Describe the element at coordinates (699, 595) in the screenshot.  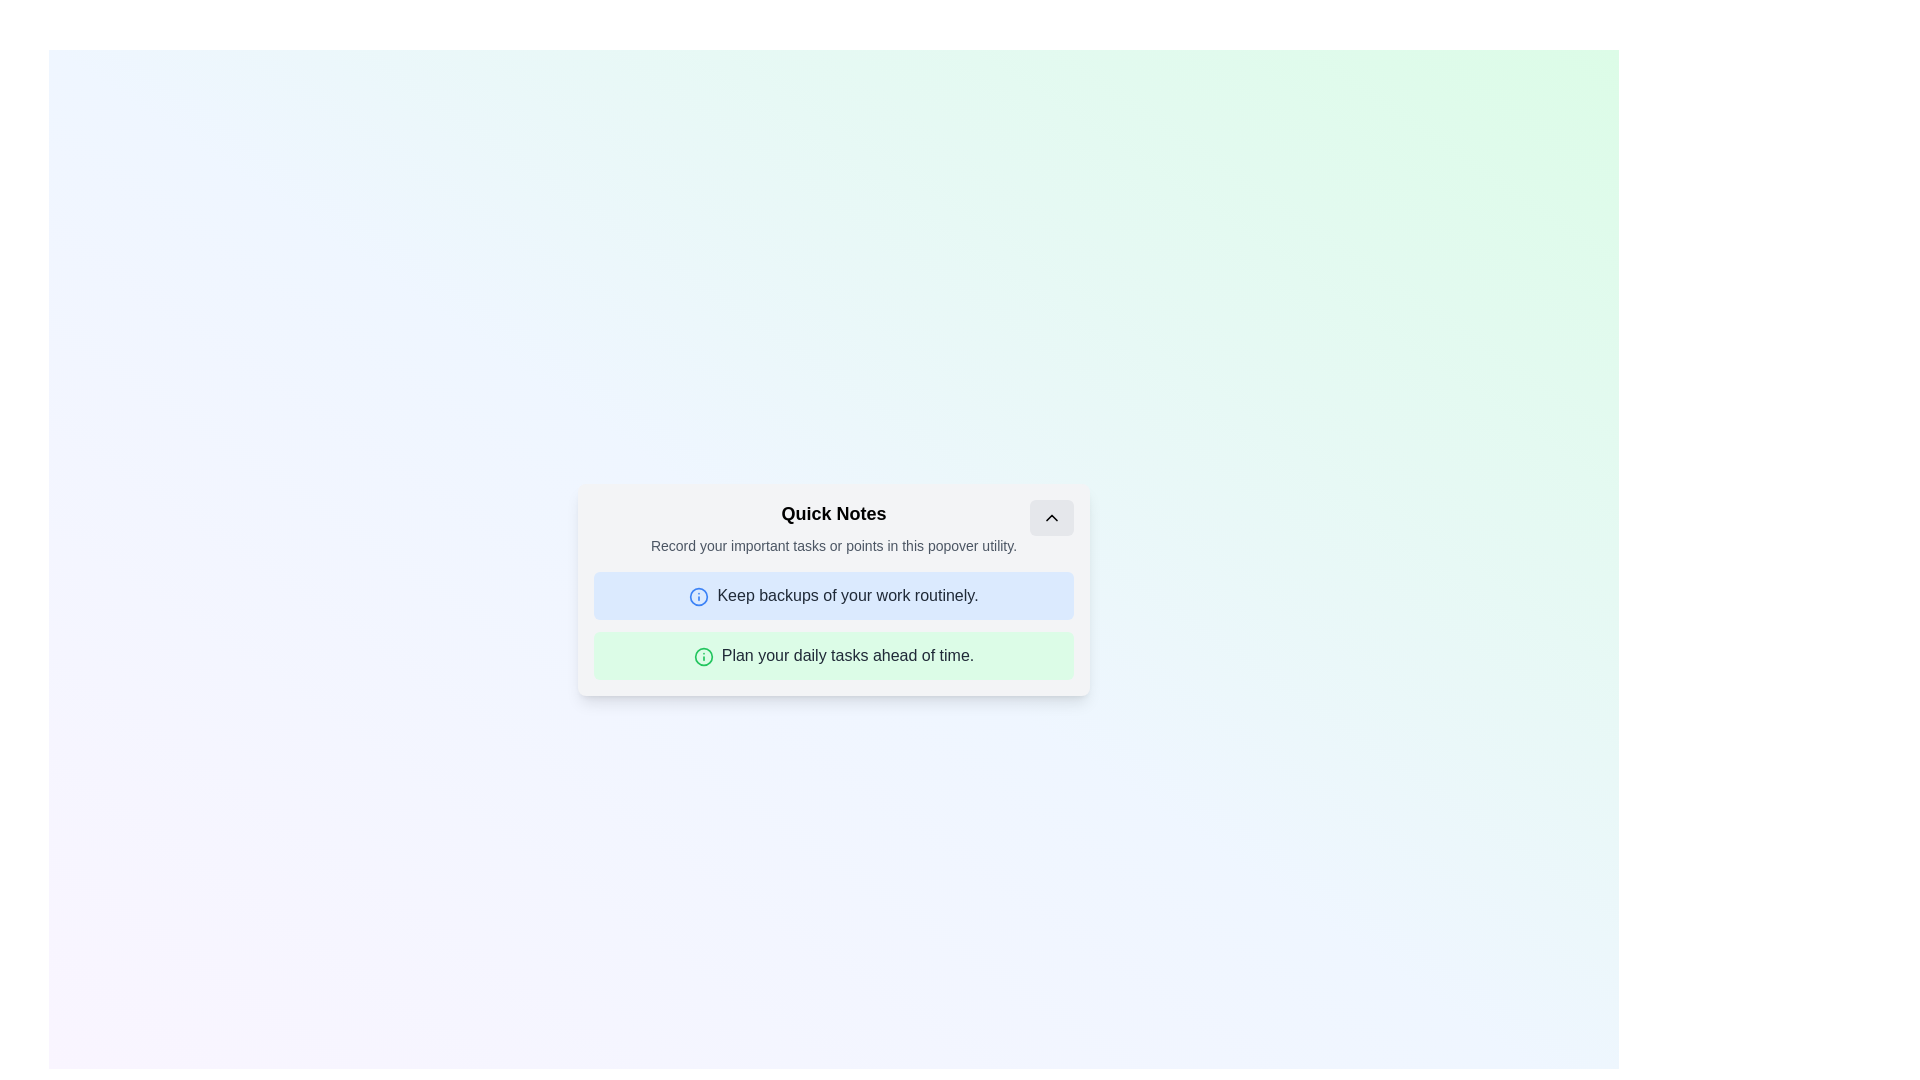
I see `the Circle within the 'info' icon that indicates additional information, located next to the label 'Keep backups of your work routinely.'` at that location.